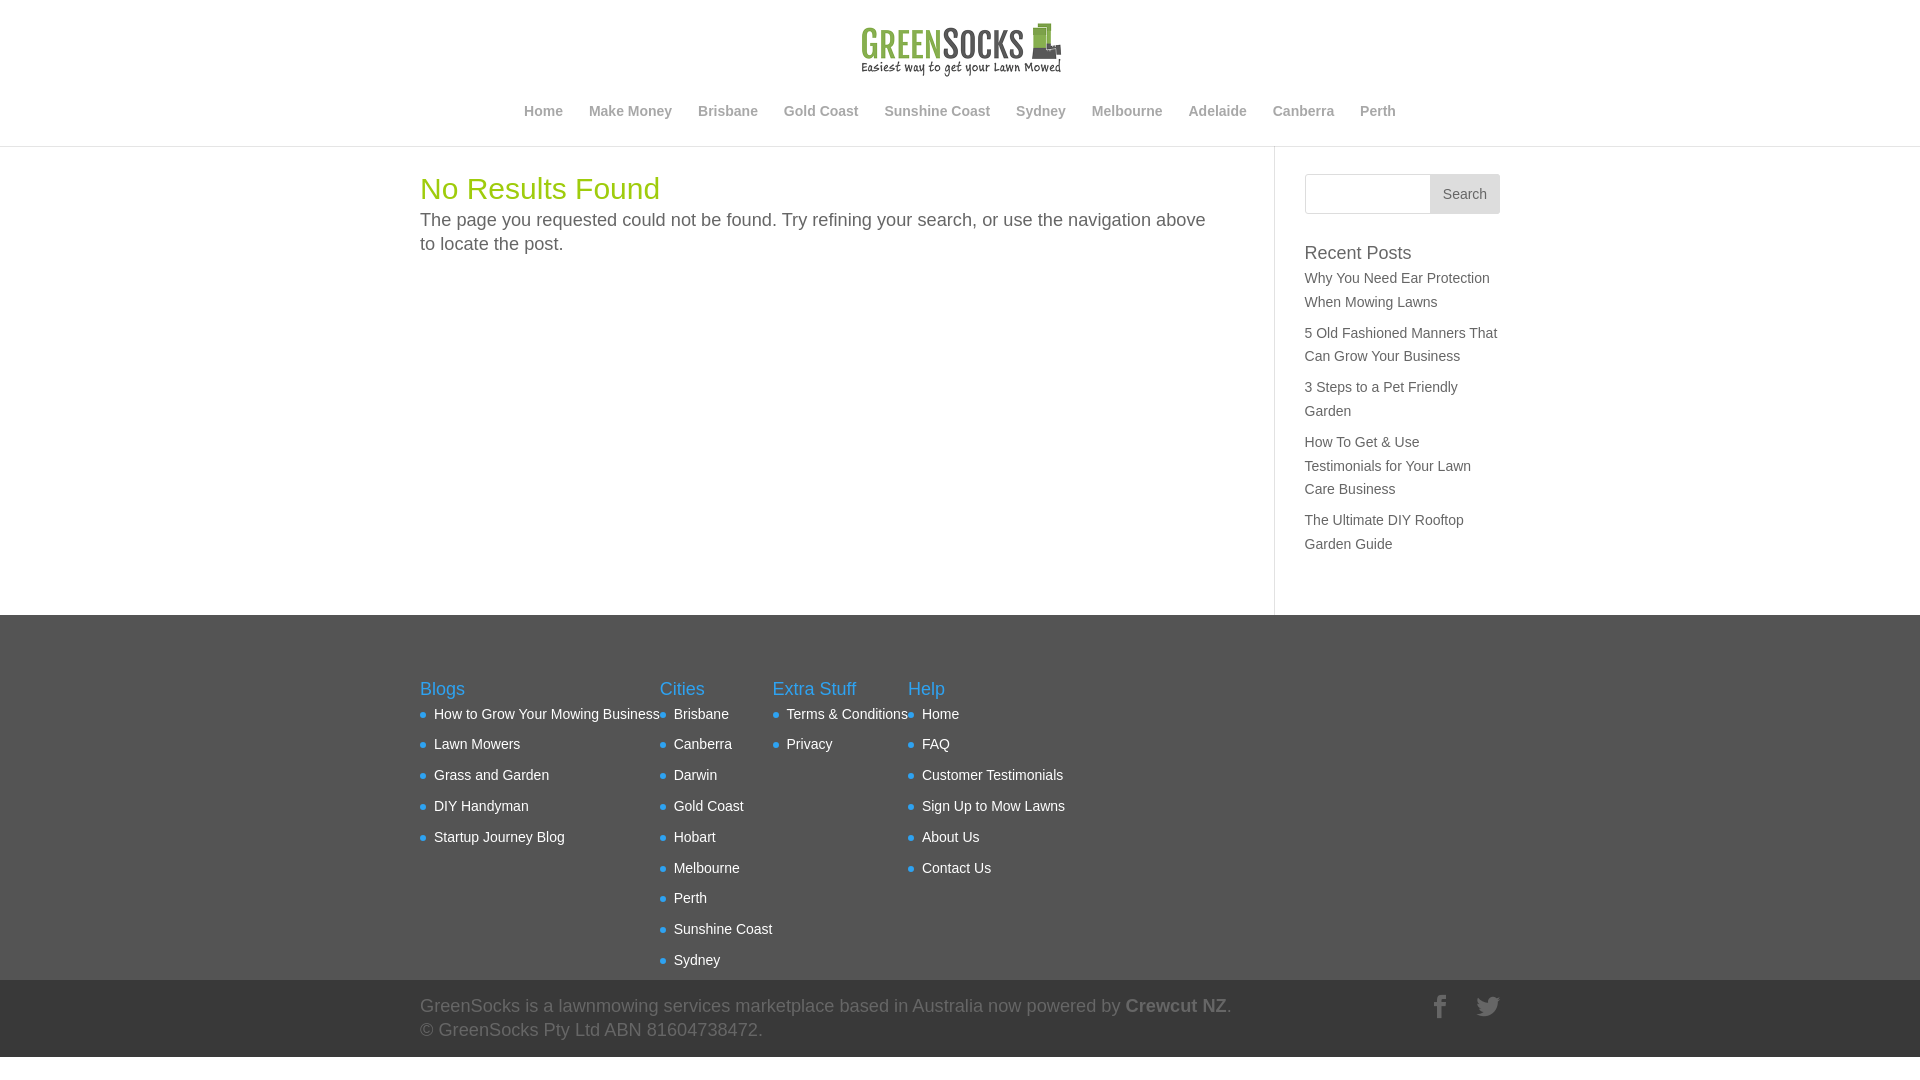 The image size is (1920, 1080). I want to click on 'Darwin', so click(696, 774).